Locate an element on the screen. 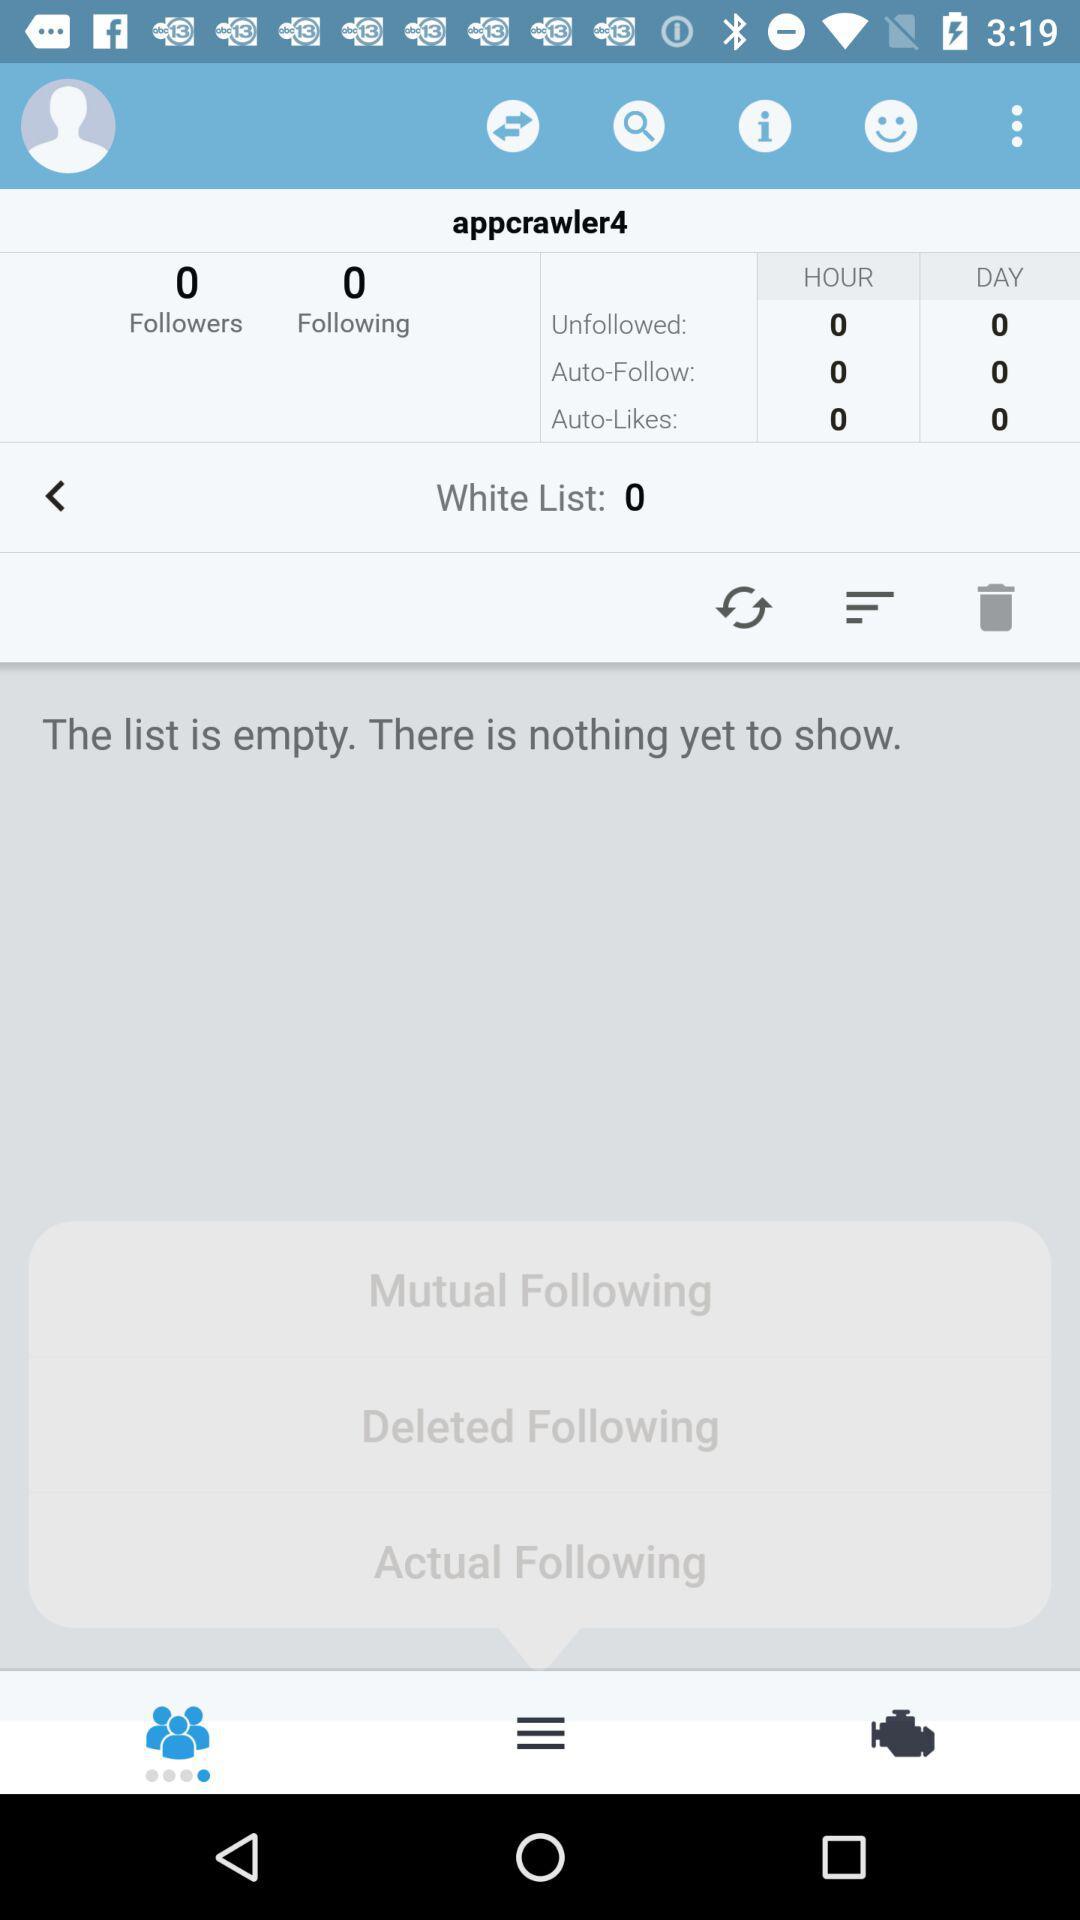  refresh is located at coordinates (744, 606).